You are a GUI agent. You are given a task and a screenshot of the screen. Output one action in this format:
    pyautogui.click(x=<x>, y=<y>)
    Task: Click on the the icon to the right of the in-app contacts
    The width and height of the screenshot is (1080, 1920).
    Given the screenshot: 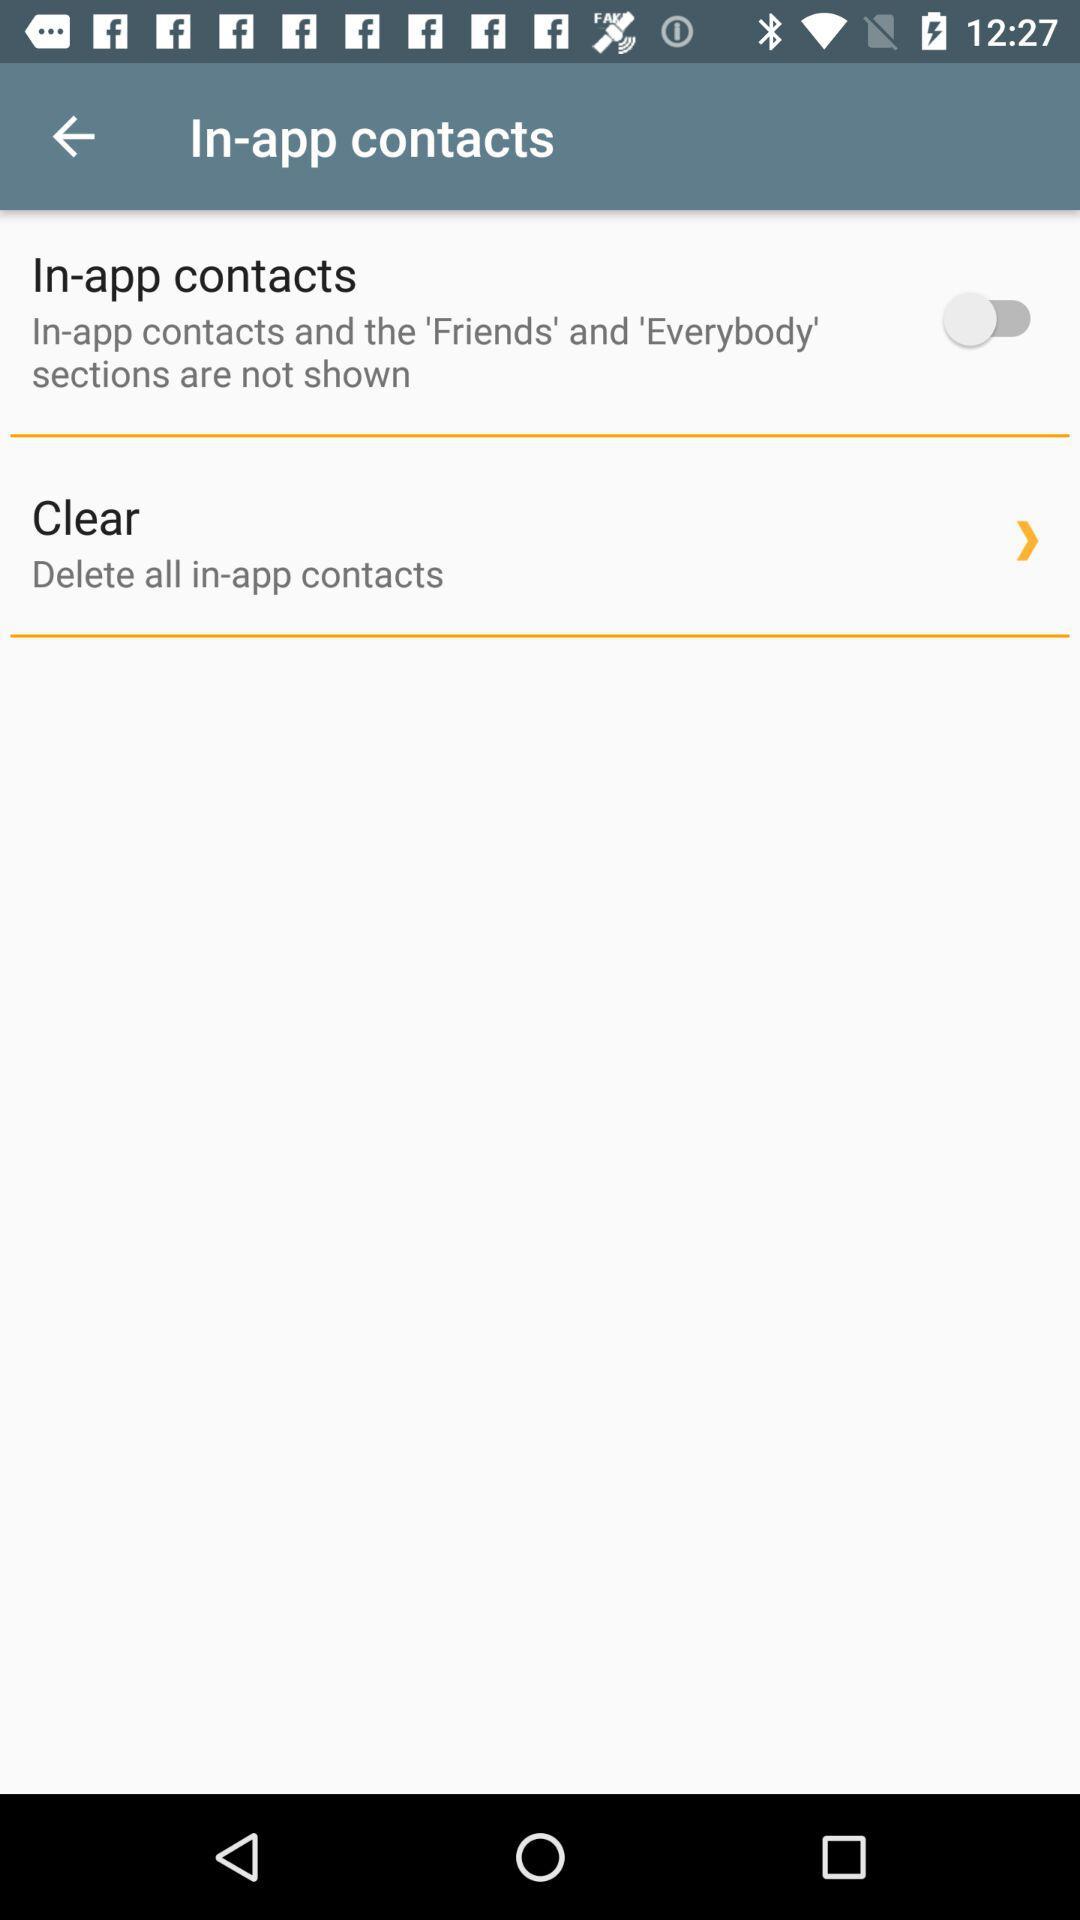 What is the action you would take?
    pyautogui.click(x=996, y=318)
    